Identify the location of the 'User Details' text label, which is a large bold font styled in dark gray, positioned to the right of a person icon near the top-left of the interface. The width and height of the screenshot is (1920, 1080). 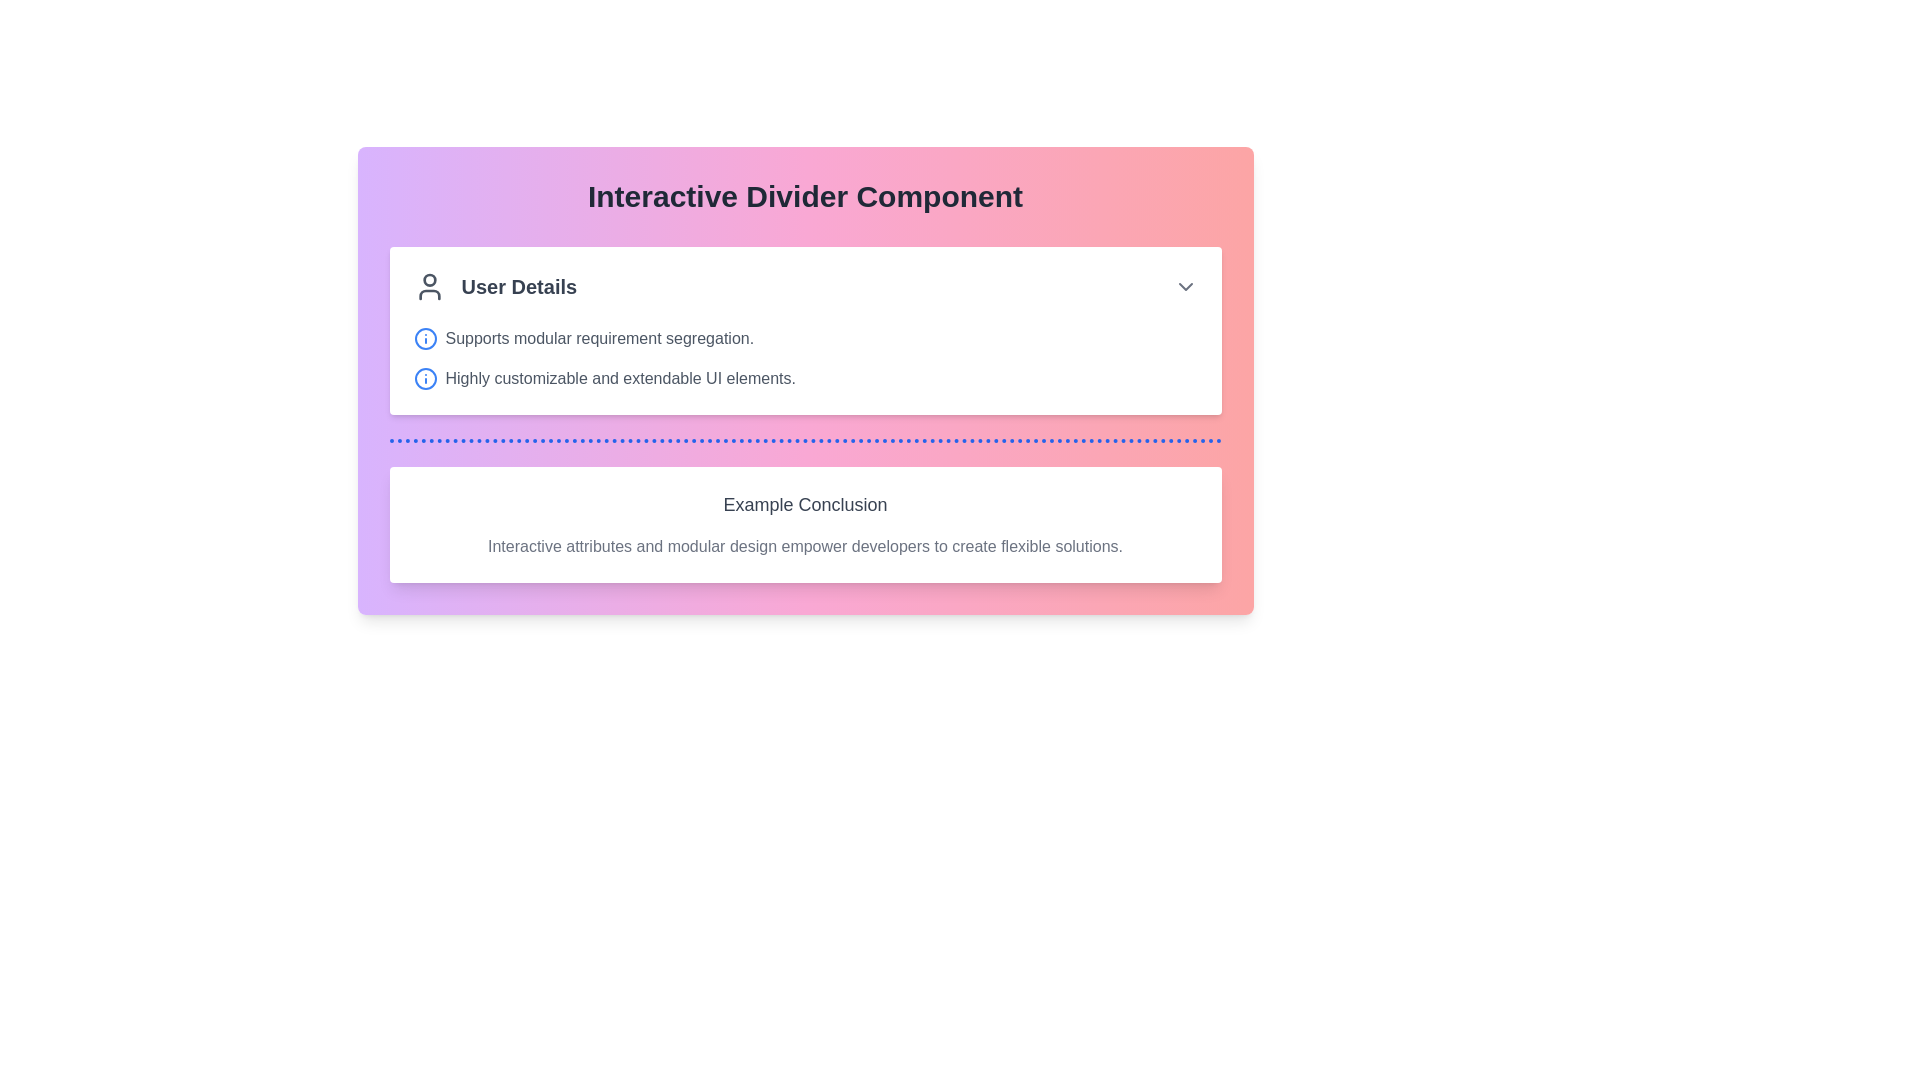
(519, 286).